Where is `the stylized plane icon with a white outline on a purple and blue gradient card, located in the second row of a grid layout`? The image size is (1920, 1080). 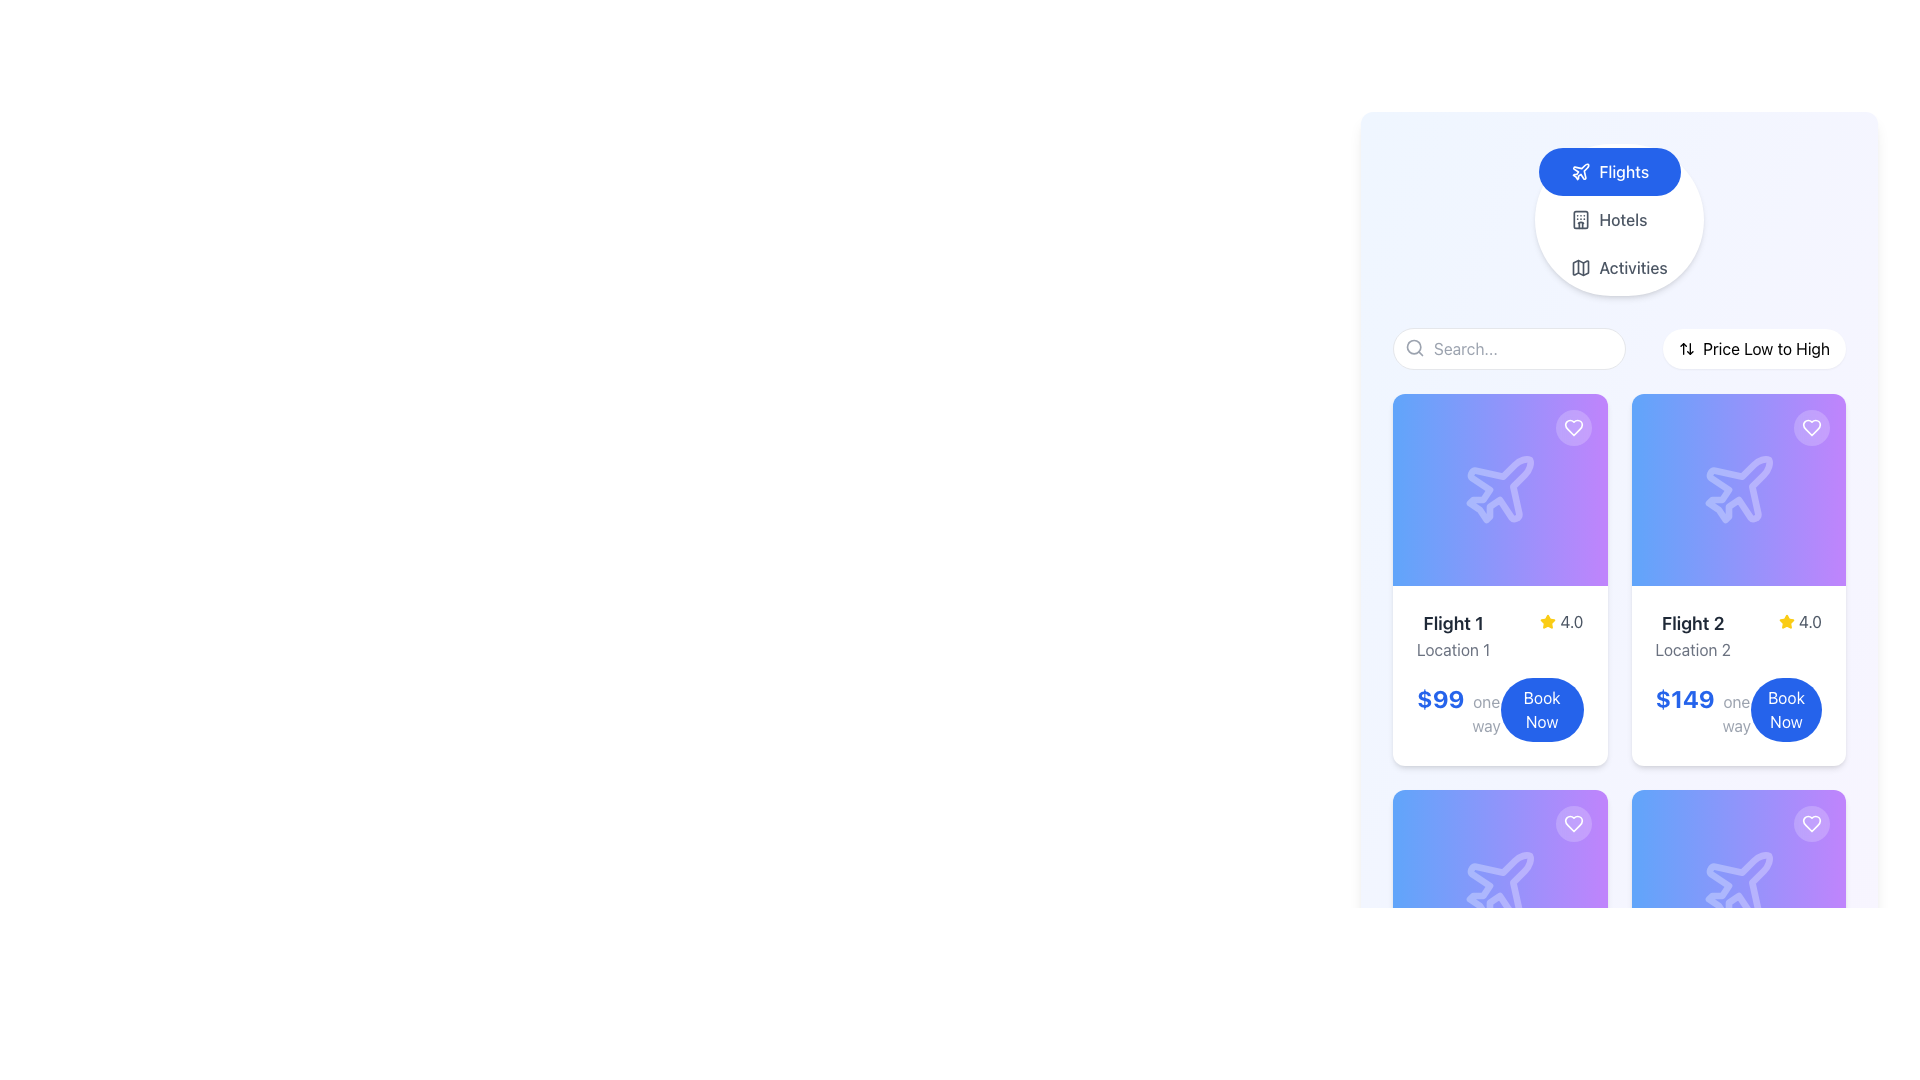 the stylized plane icon with a white outline on a purple and blue gradient card, located in the second row of a grid layout is located at coordinates (1500, 885).